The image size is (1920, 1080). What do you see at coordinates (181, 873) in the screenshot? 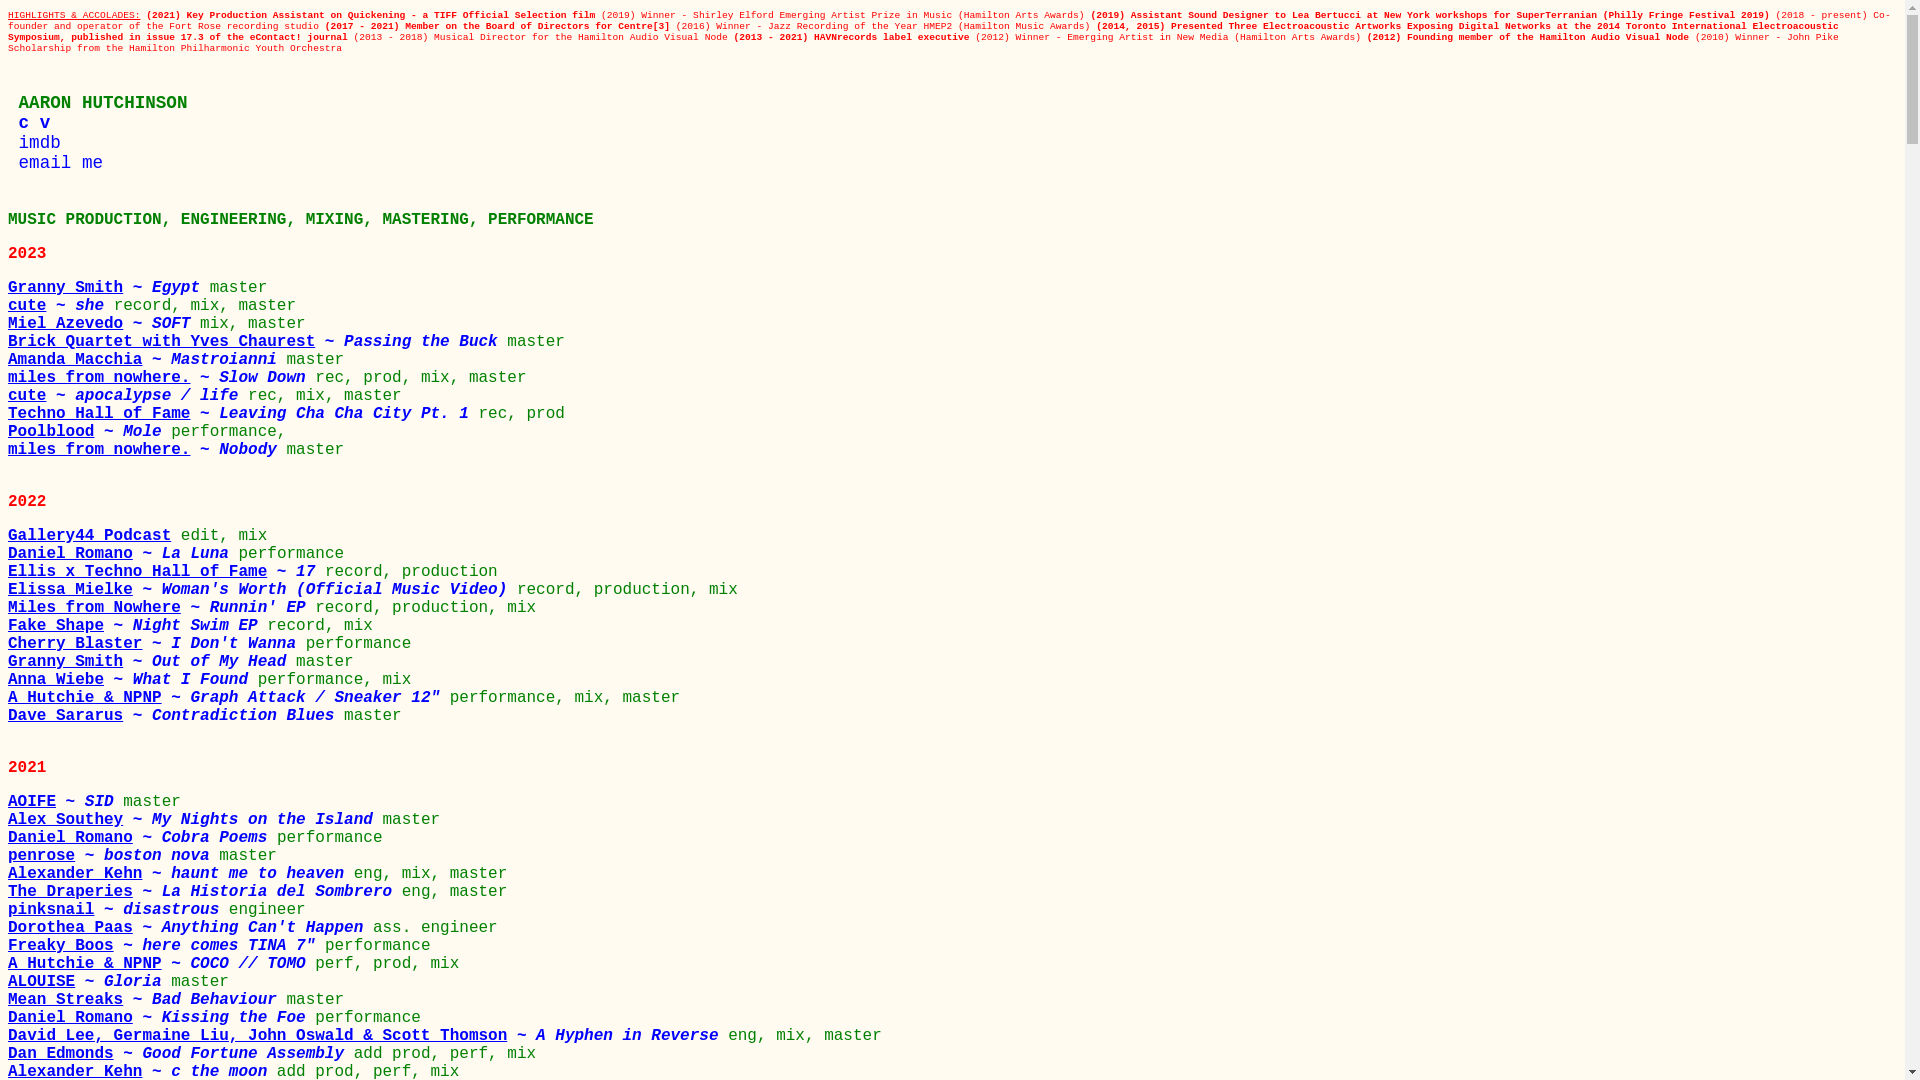
I see `'Alexander Kehn ~ haunt me to heaven'` at bounding box center [181, 873].